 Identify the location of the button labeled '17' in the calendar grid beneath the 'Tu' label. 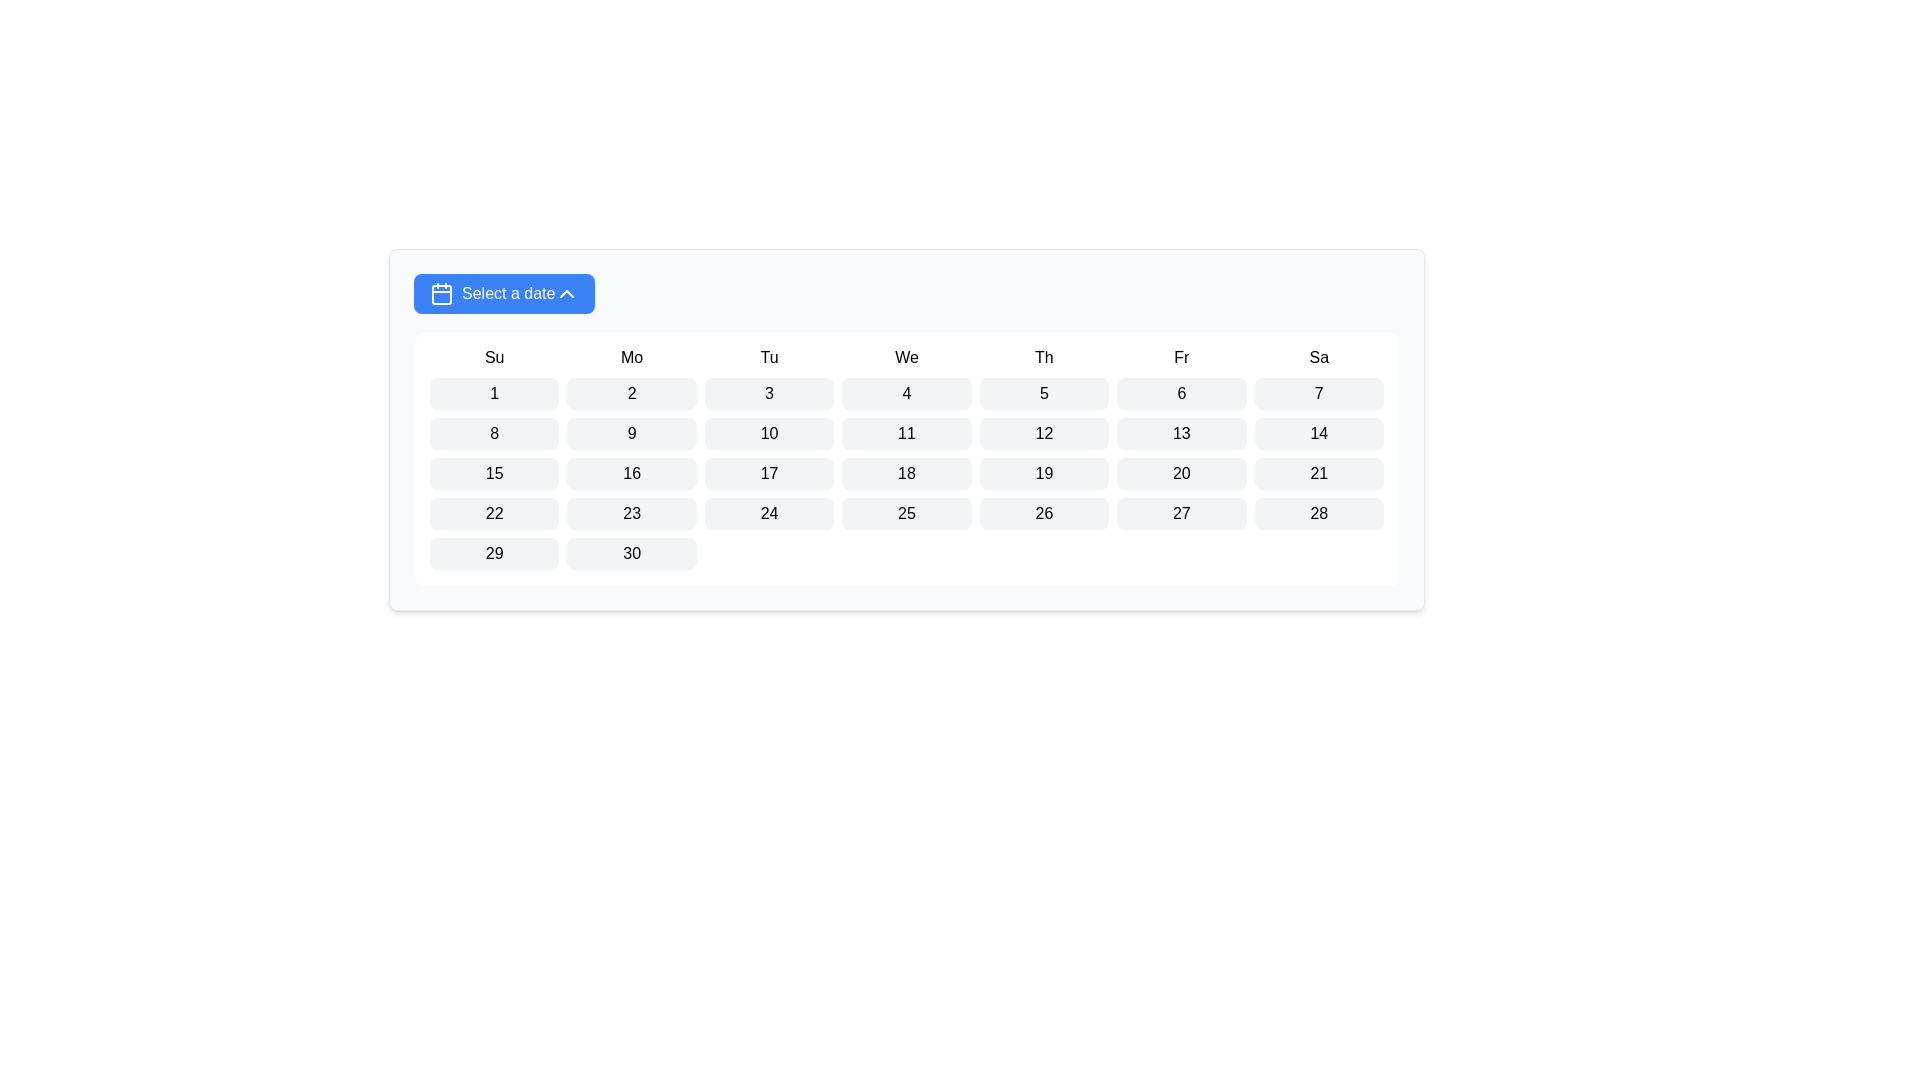
(768, 474).